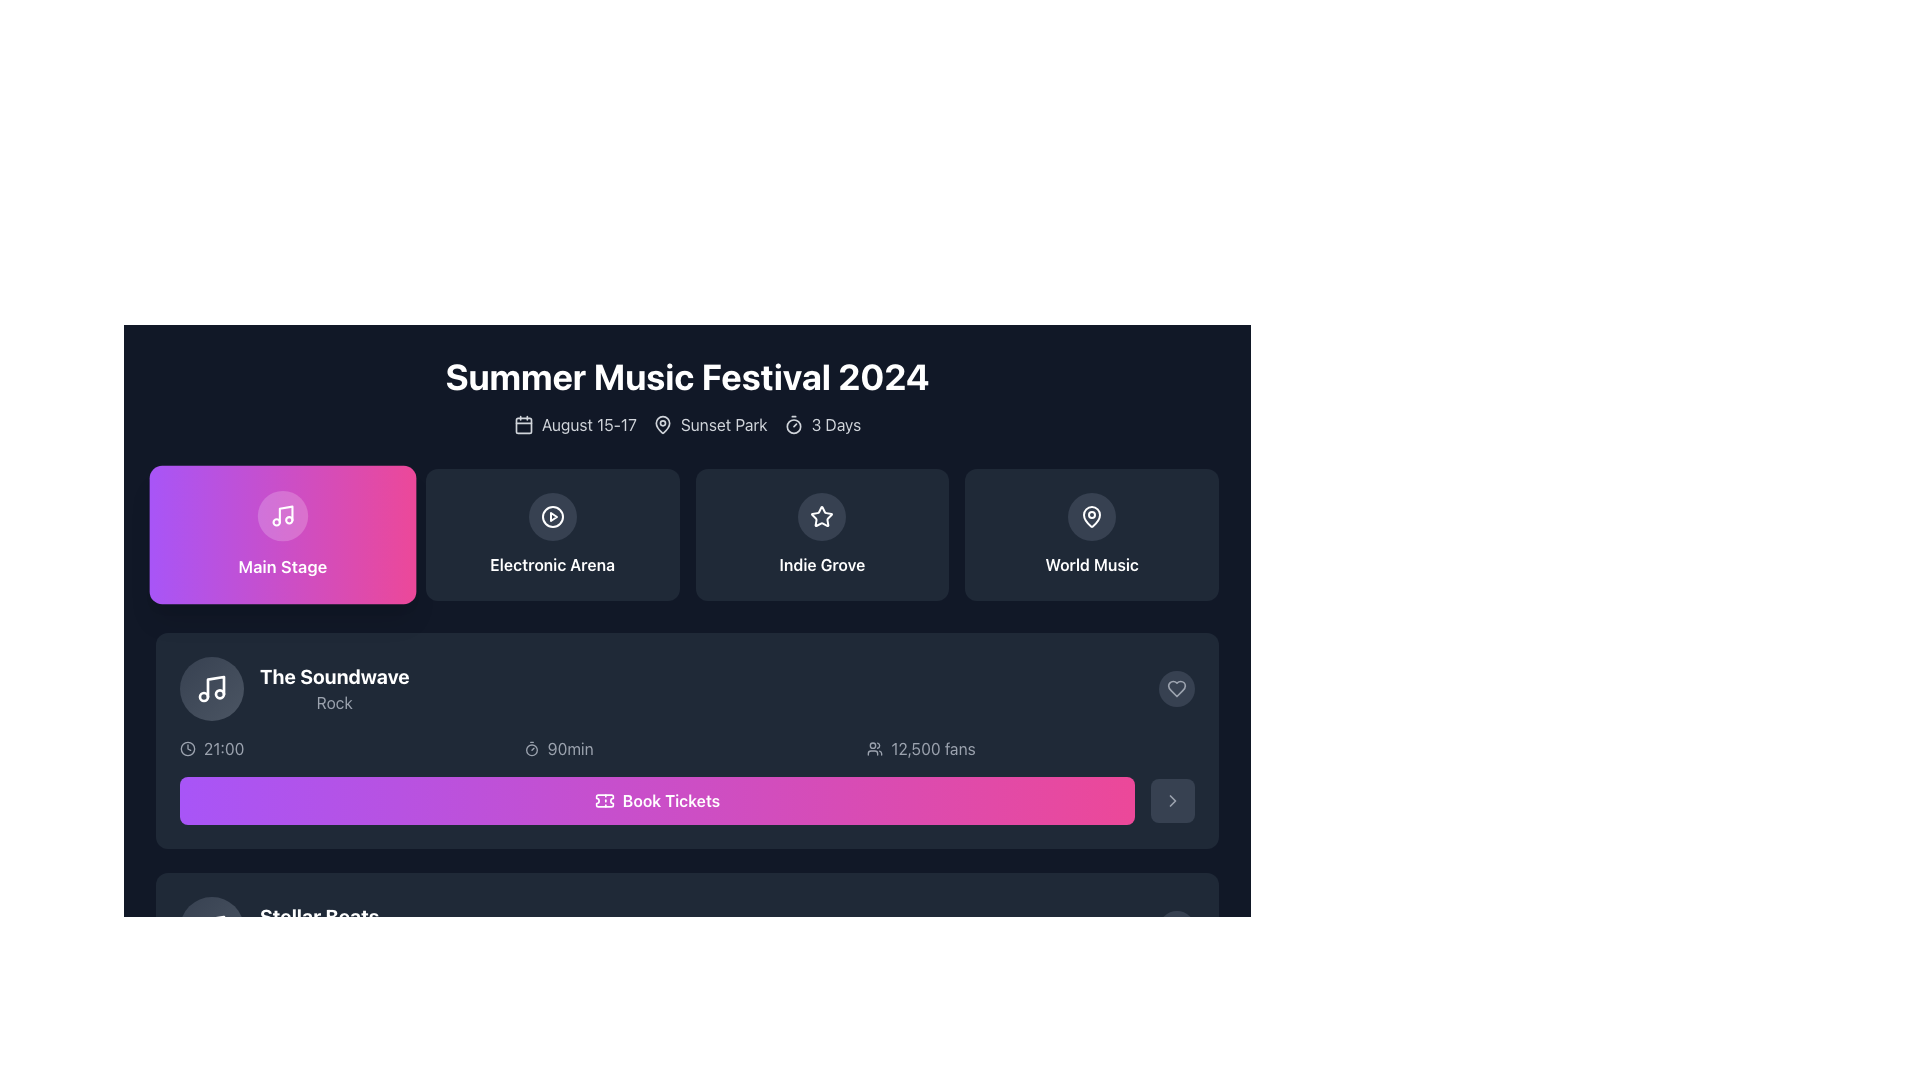 The height and width of the screenshot is (1080, 1920). What do you see at coordinates (1172, 800) in the screenshot?
I see `the navigational button located to the right of the 'Book Tickets' button` at bounding box center [1172, 800].